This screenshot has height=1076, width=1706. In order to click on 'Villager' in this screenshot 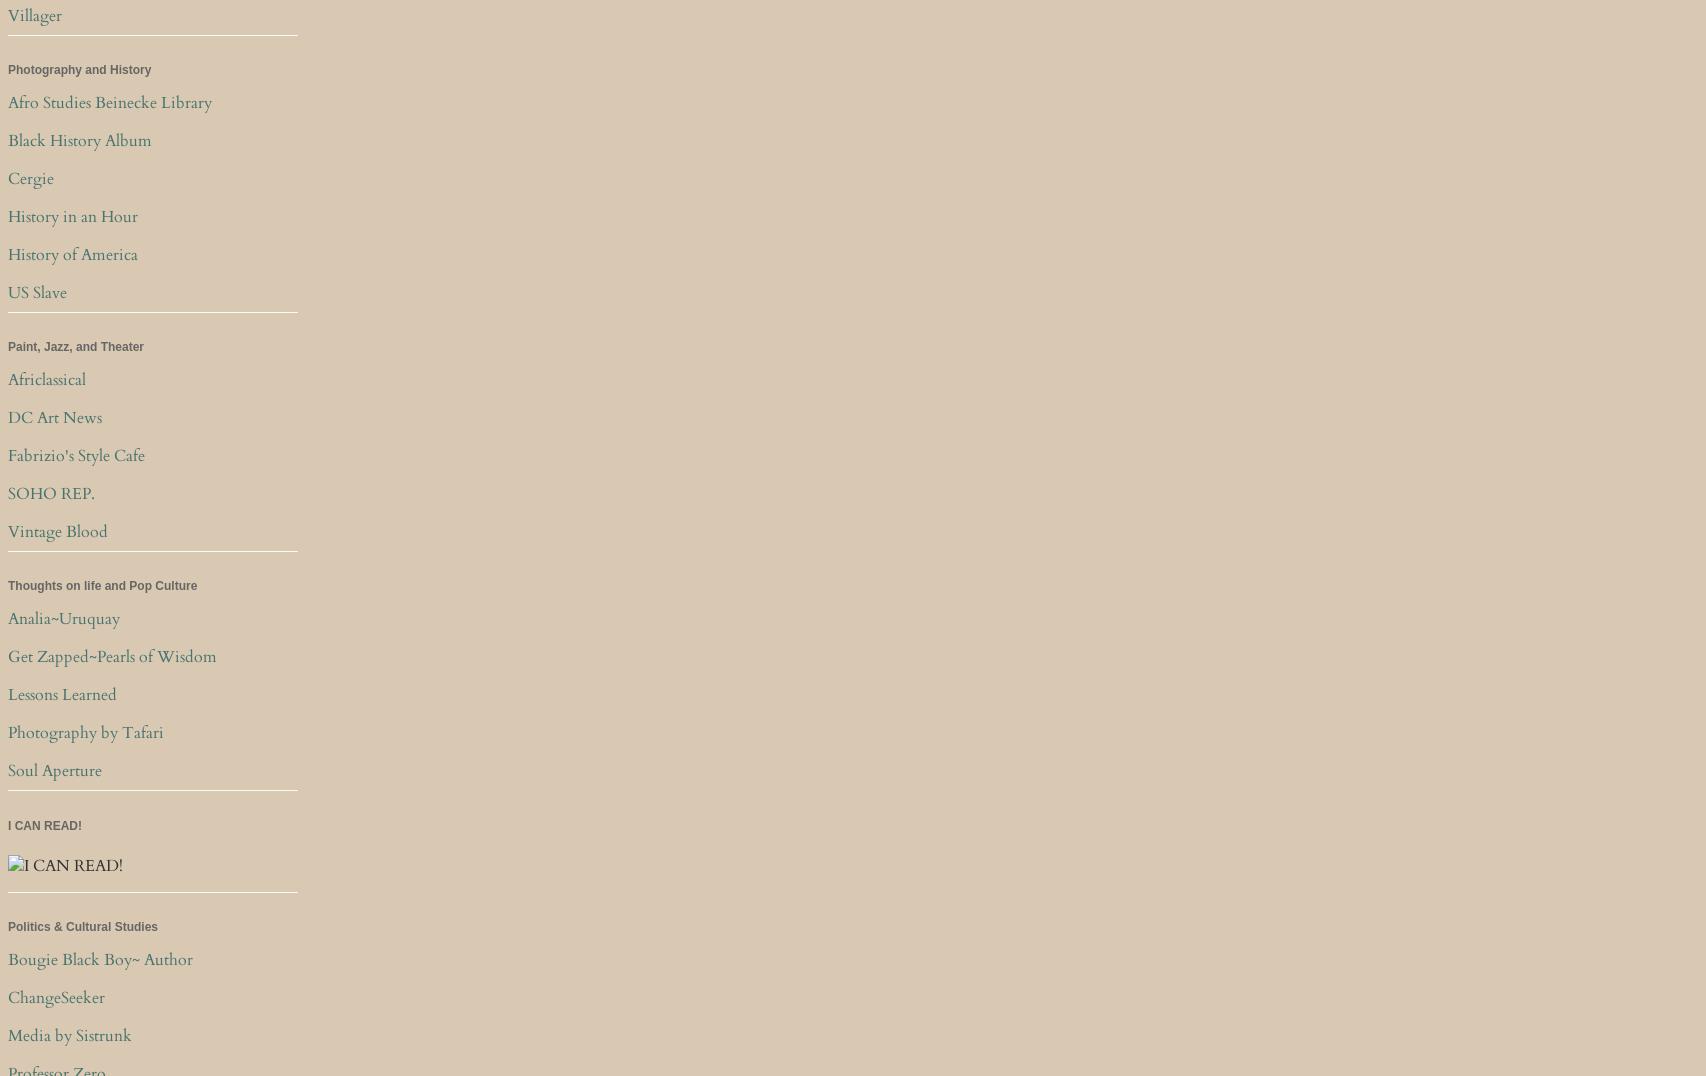, I will do `click(8, 13)`.